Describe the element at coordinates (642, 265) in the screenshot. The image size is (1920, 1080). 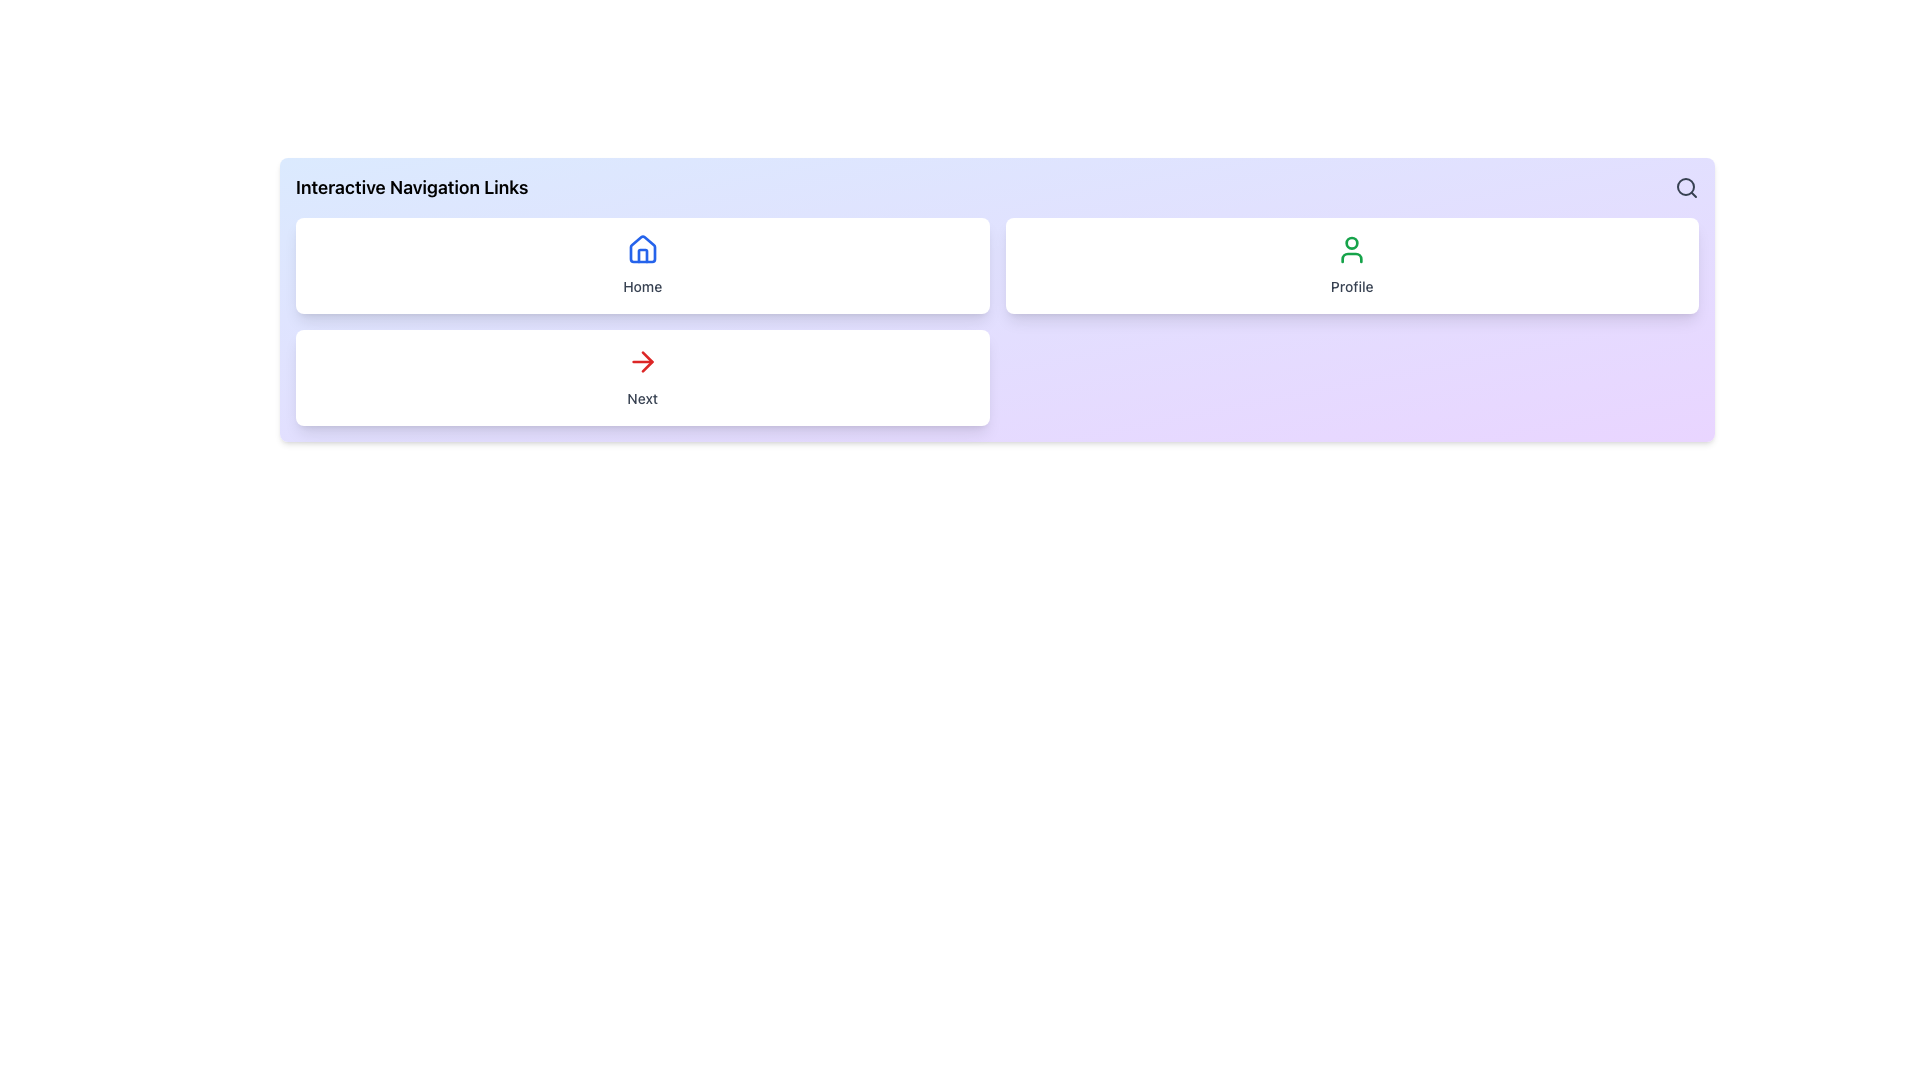
I see `the 'Home' button located in the upper-left of the layout` at that location.